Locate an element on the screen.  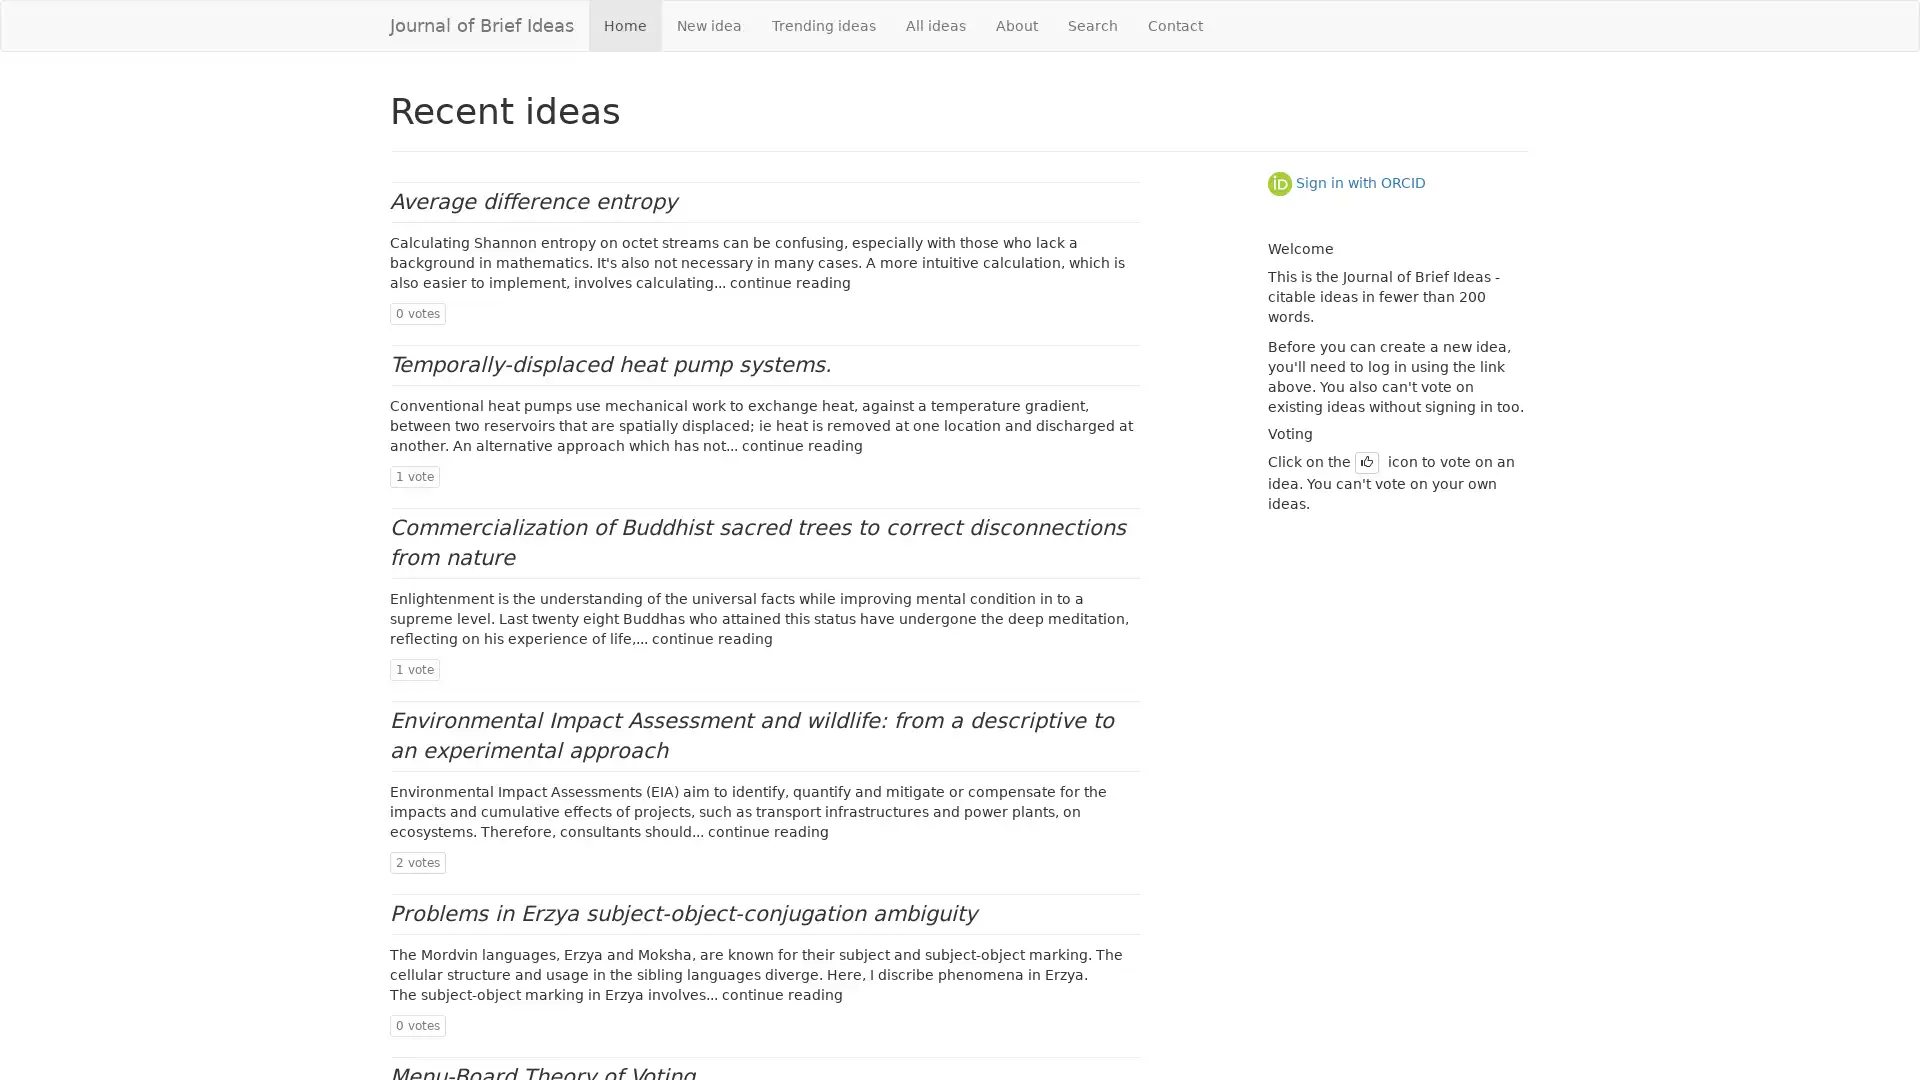
2 votes is located at coordinates (416, 860).